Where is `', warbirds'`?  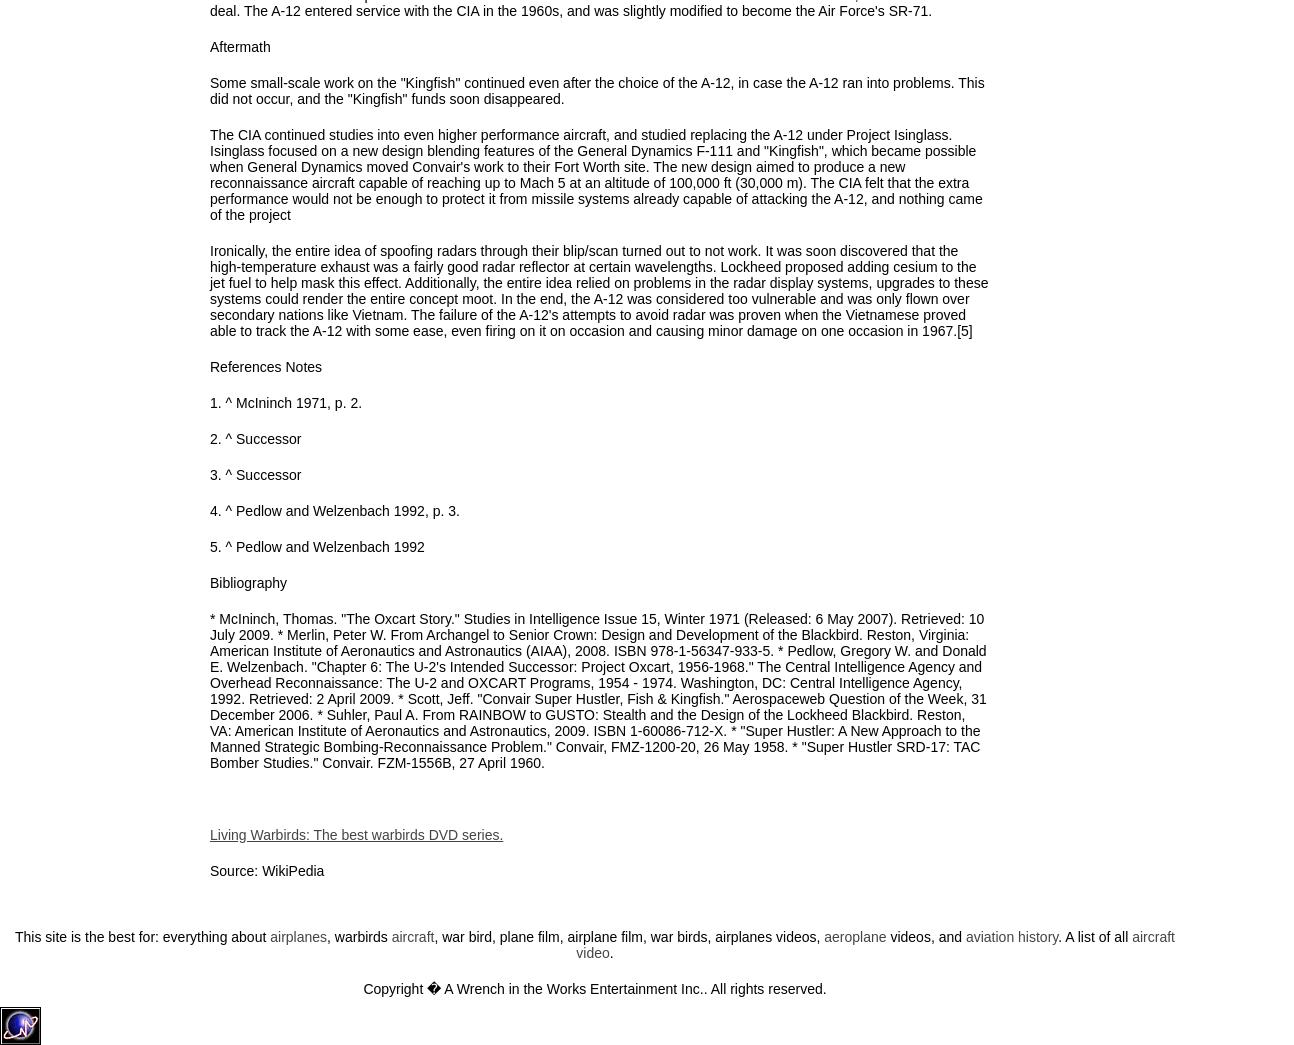 ', warbirds' is located at coordinates (358, 936).